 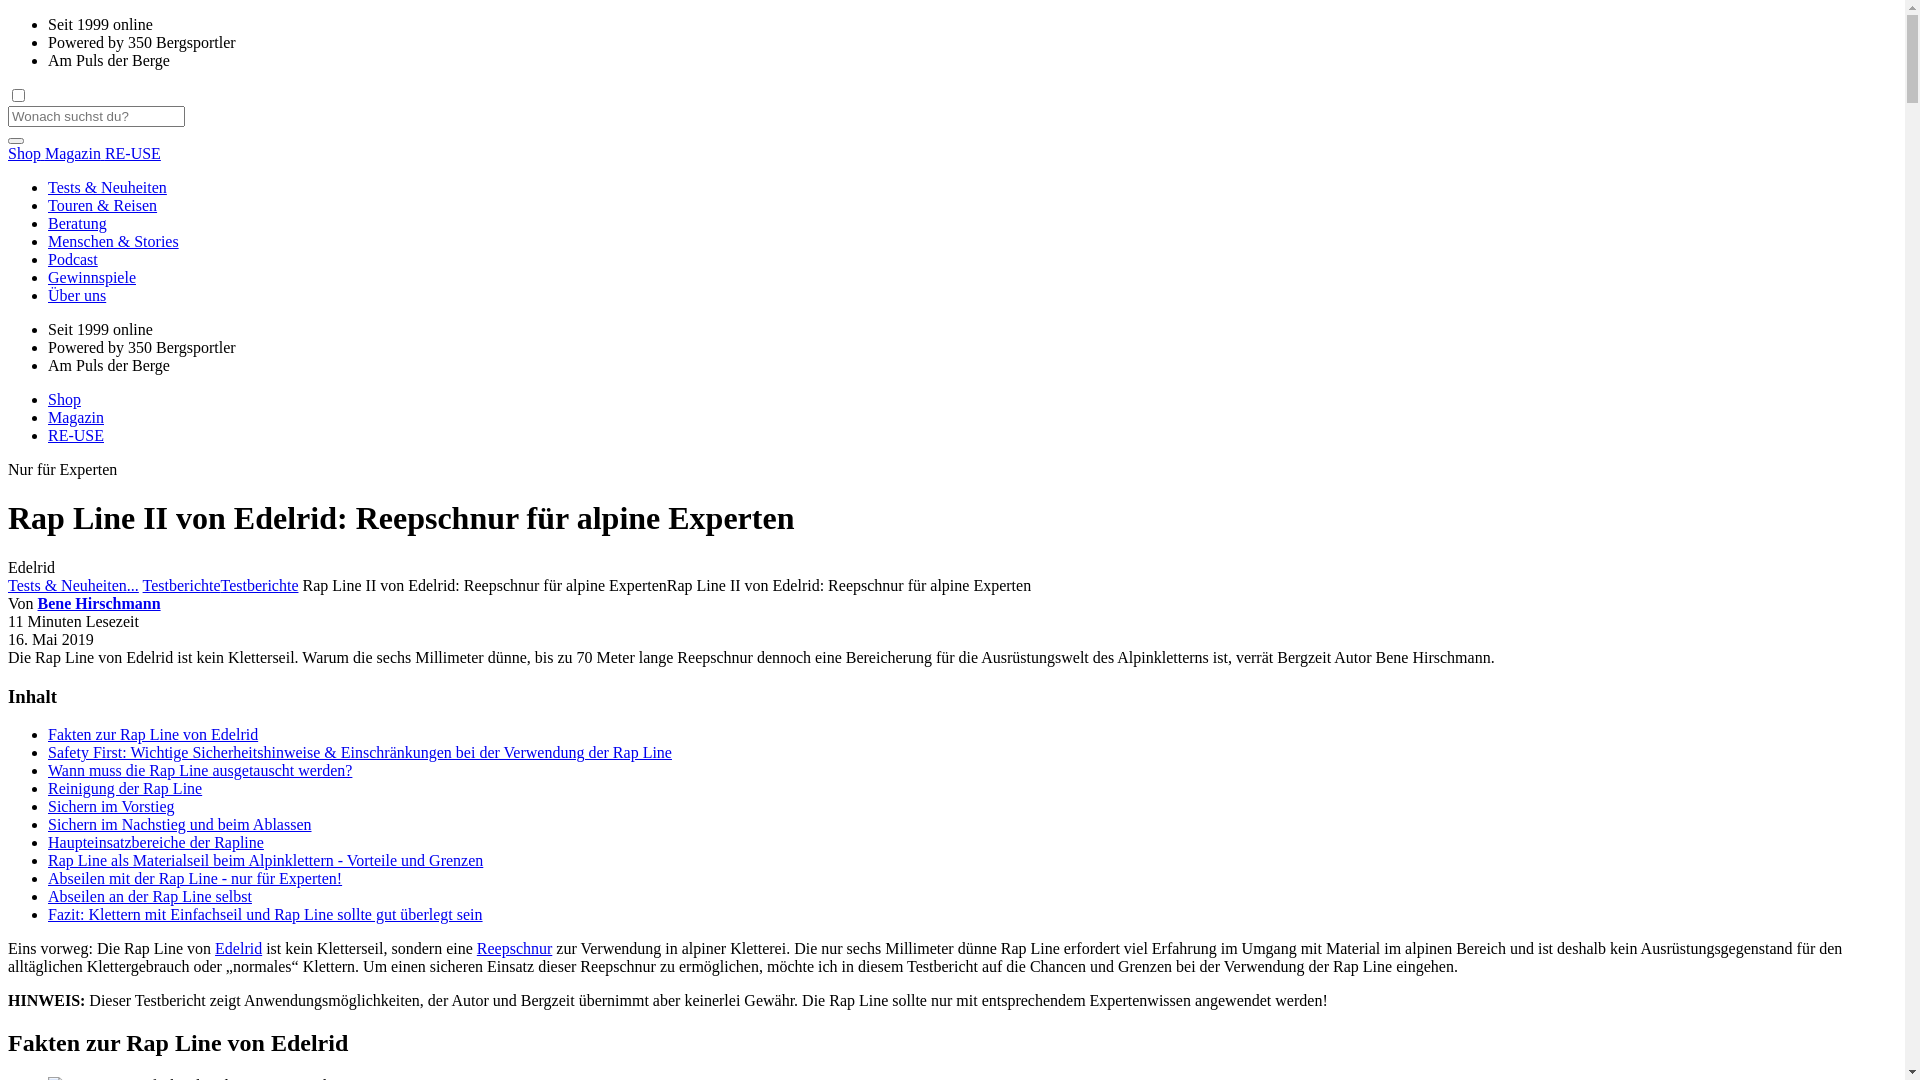 I want to click on 'Reinigung der Rap Line', so click(x=123, y=787).